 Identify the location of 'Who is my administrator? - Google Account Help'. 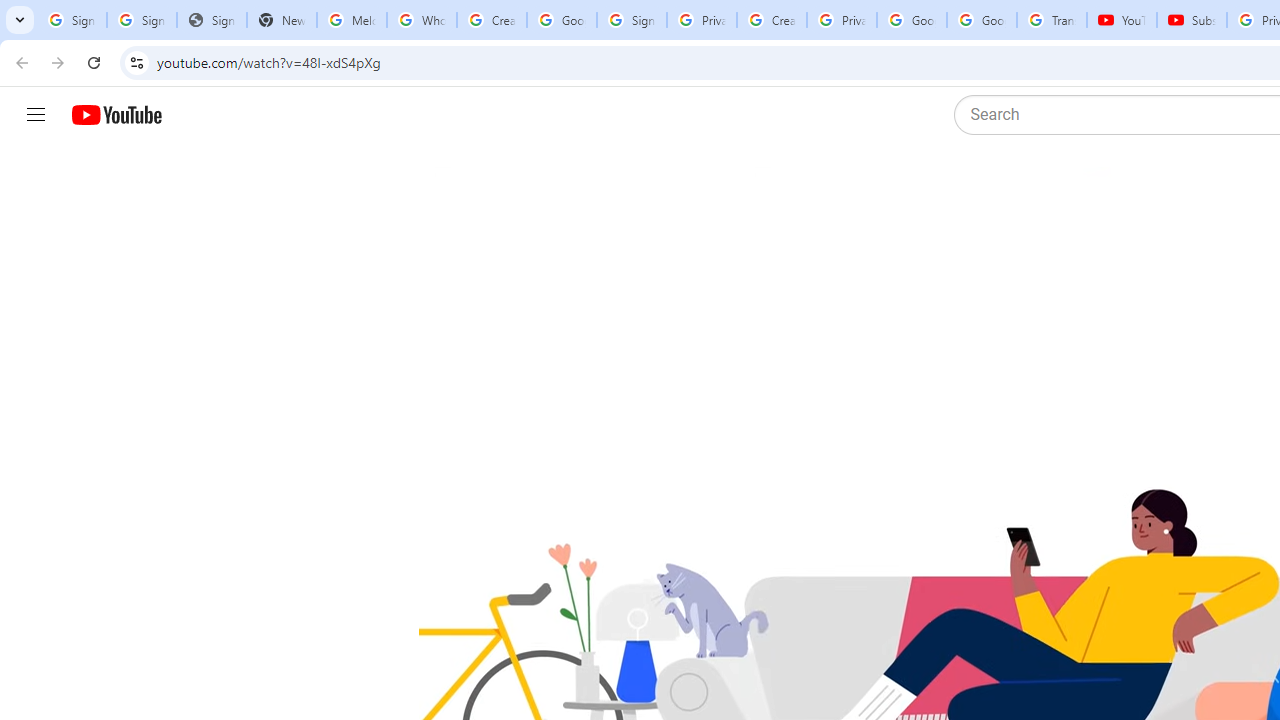
(420, 20).